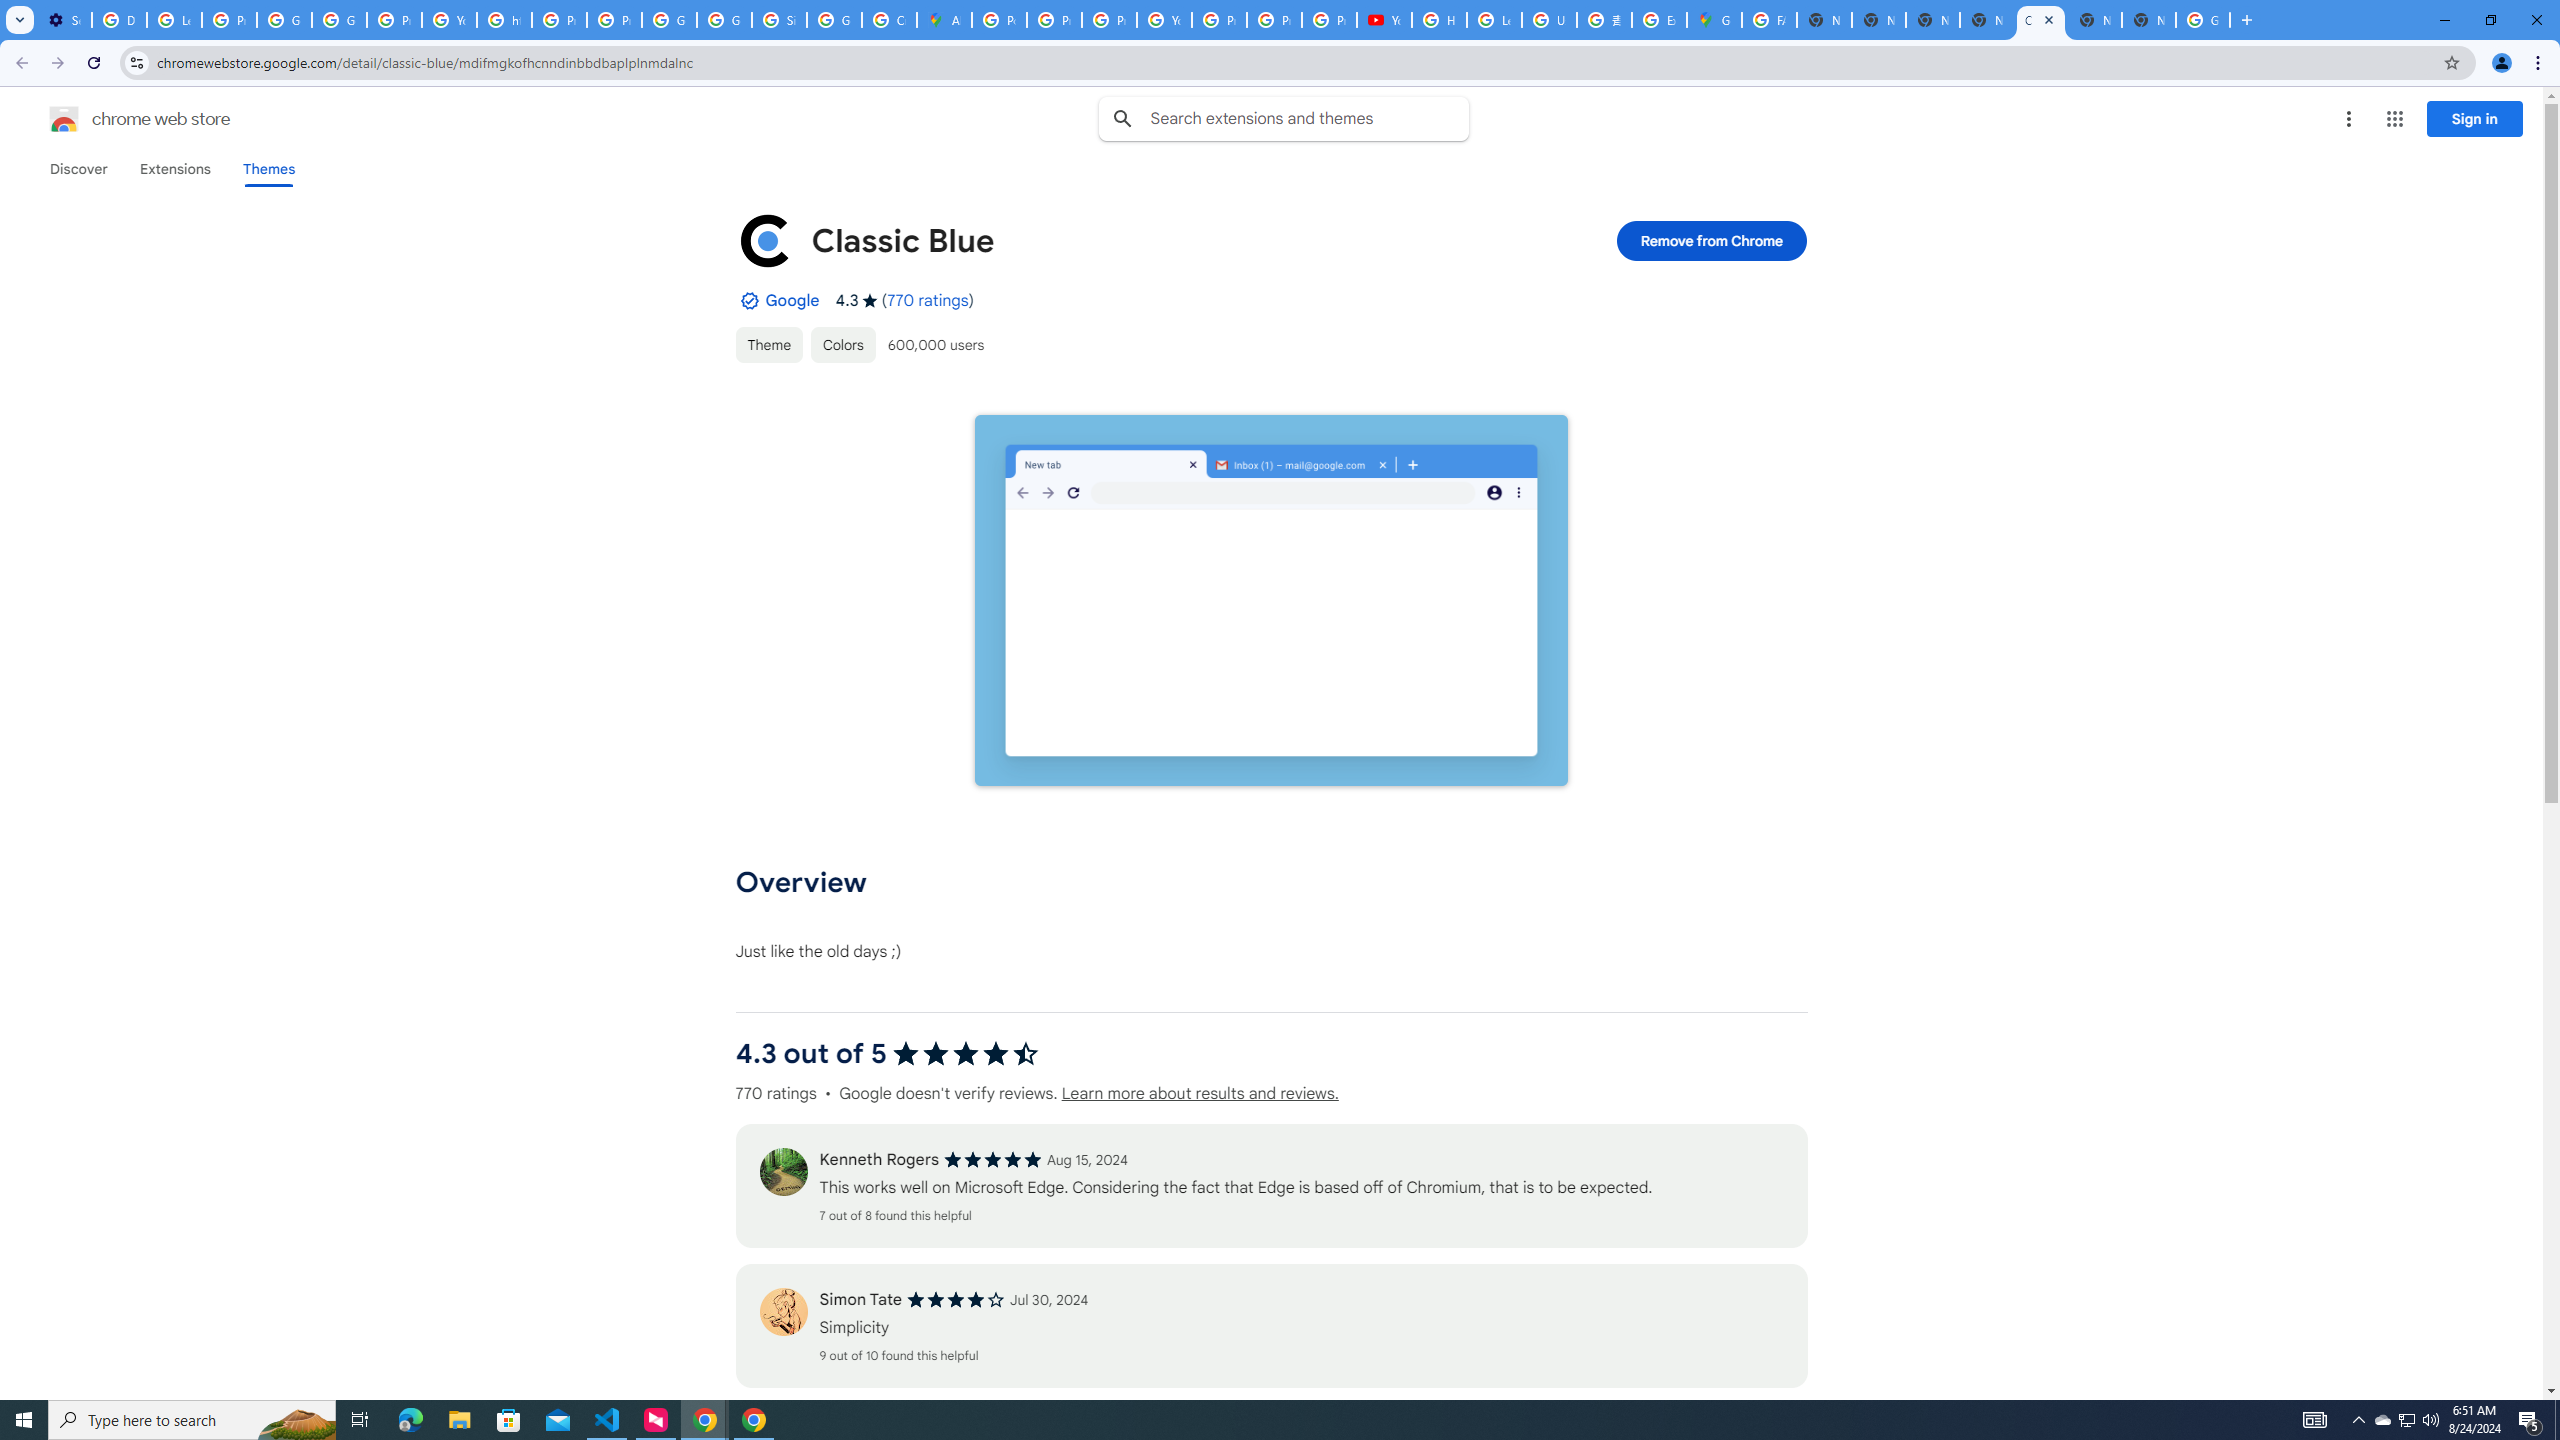 Image resolution: width=2560 pixels, height=1440 pixels. What do you see at coordinates (1198, 1094) in the screenshot?
I see `'Learn more about results and reviews.'` at bounding box center [1198, 1094].